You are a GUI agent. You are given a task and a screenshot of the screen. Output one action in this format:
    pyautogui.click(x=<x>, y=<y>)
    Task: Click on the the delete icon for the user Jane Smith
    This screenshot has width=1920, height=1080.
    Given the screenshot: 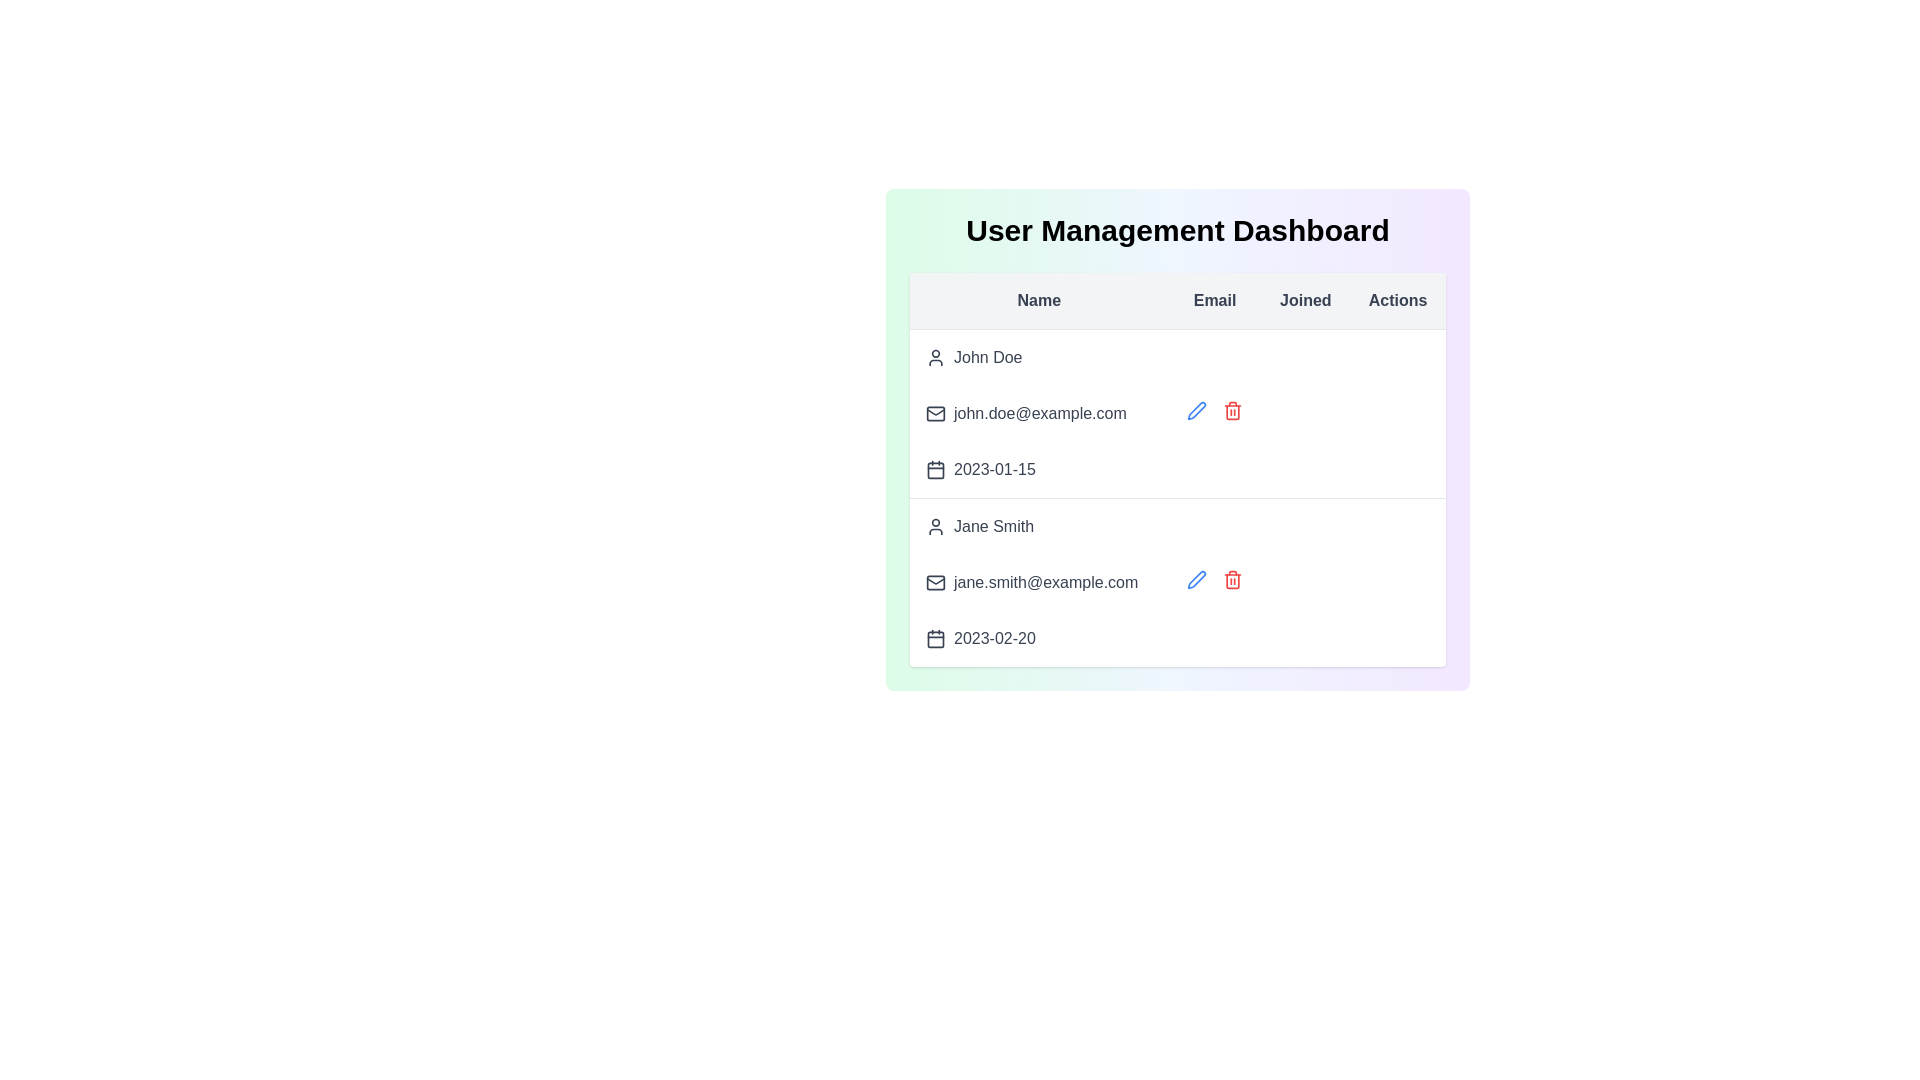 What is the action you would take?
    pyautogui.click(x=1232, y=578)
    